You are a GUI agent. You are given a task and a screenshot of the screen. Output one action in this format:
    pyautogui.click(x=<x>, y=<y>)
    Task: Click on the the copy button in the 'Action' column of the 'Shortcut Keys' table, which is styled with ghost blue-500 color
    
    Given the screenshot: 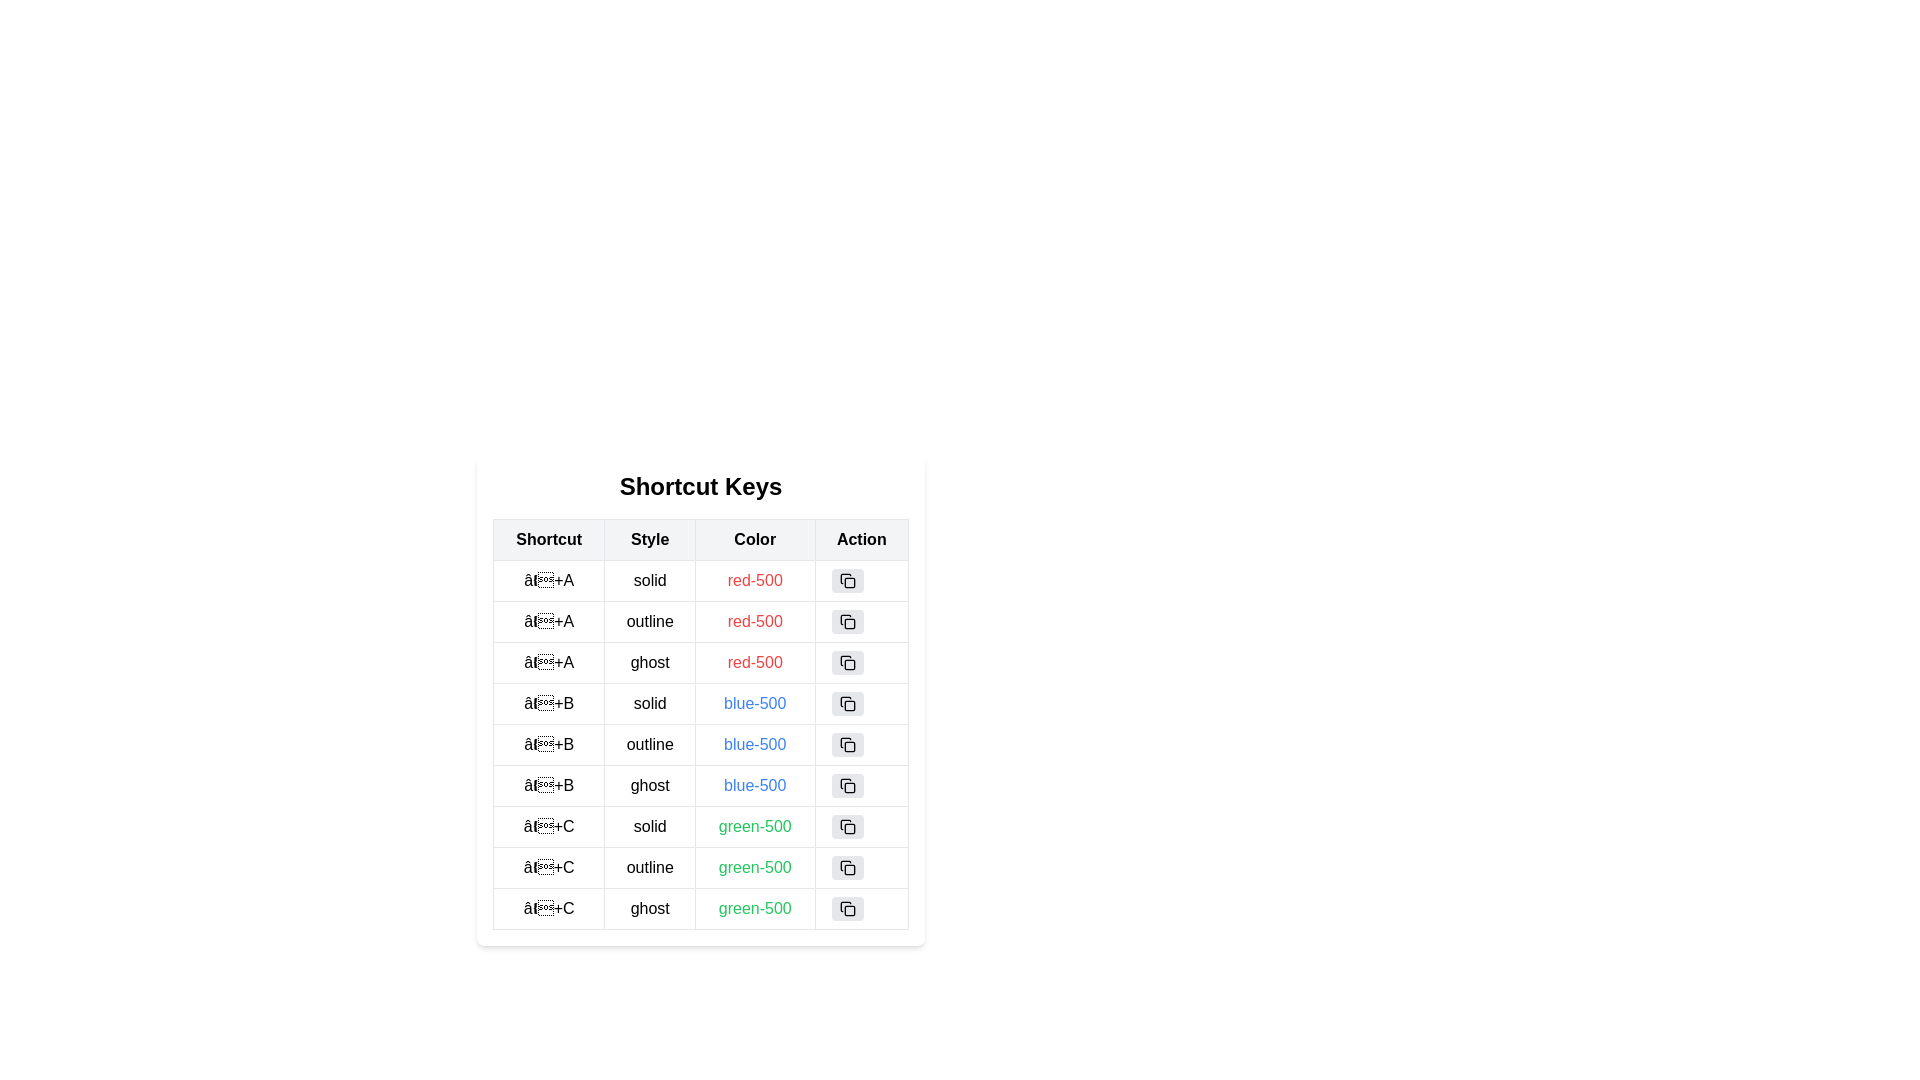 What is the action you would take?
    pyautogui.click(x=845, y=782)
    